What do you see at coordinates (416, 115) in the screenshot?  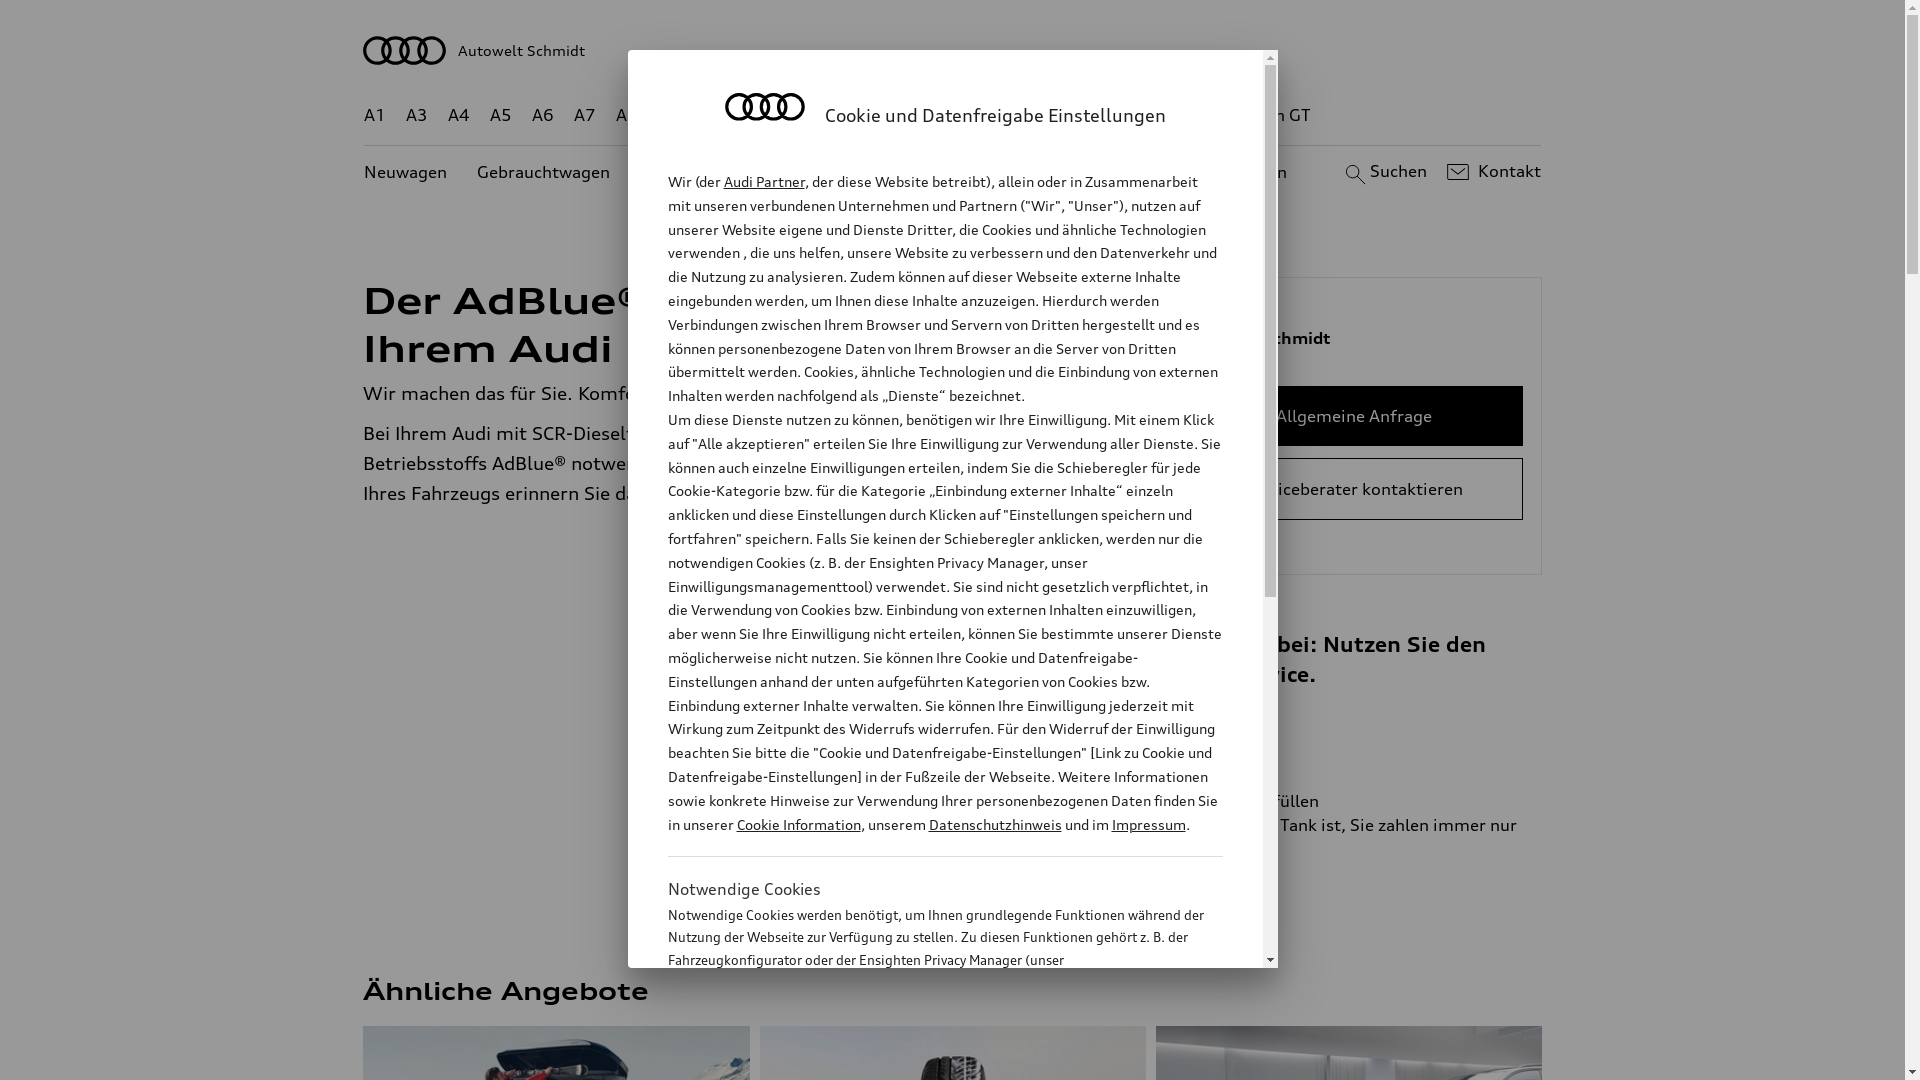 I see `'A3'` at bounding box center [416, 115].